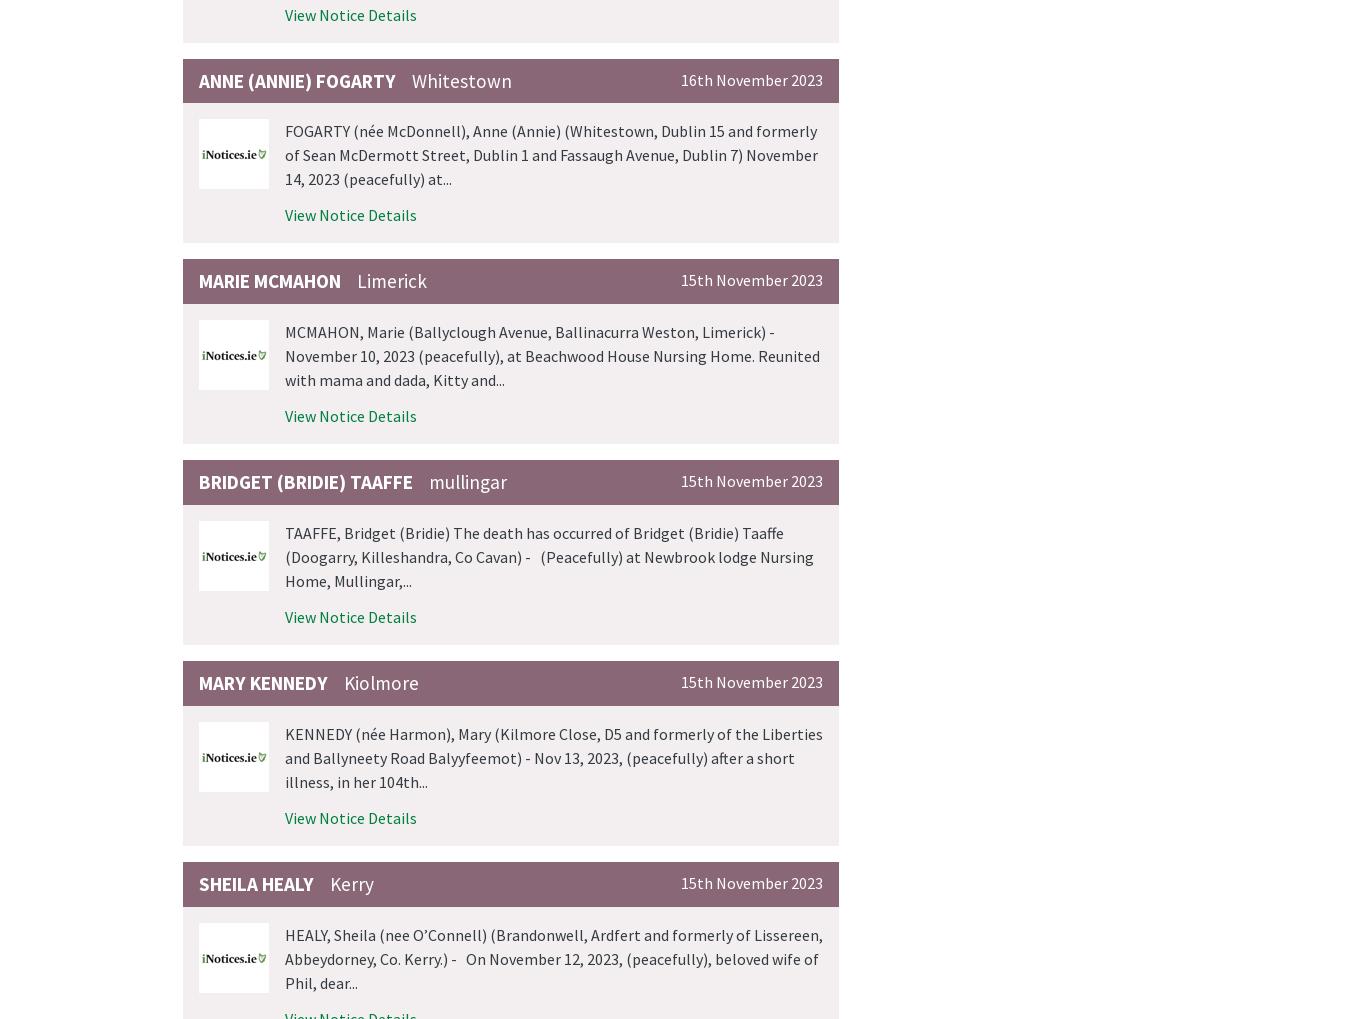 The height and width of the screenshot is (1019, 1366). What do you see at coordinates (552, 356) in the screenshot?
I see `'MCMAHON, Marie                     (Ballyclough Avenue, Ballinacurra Weston, Limerick) - November 10, 2023 (peacefully), at Beachwood House Nursing Home. Reunited with mama and dada, Kitty and...'` at bounding box center [552, 356].